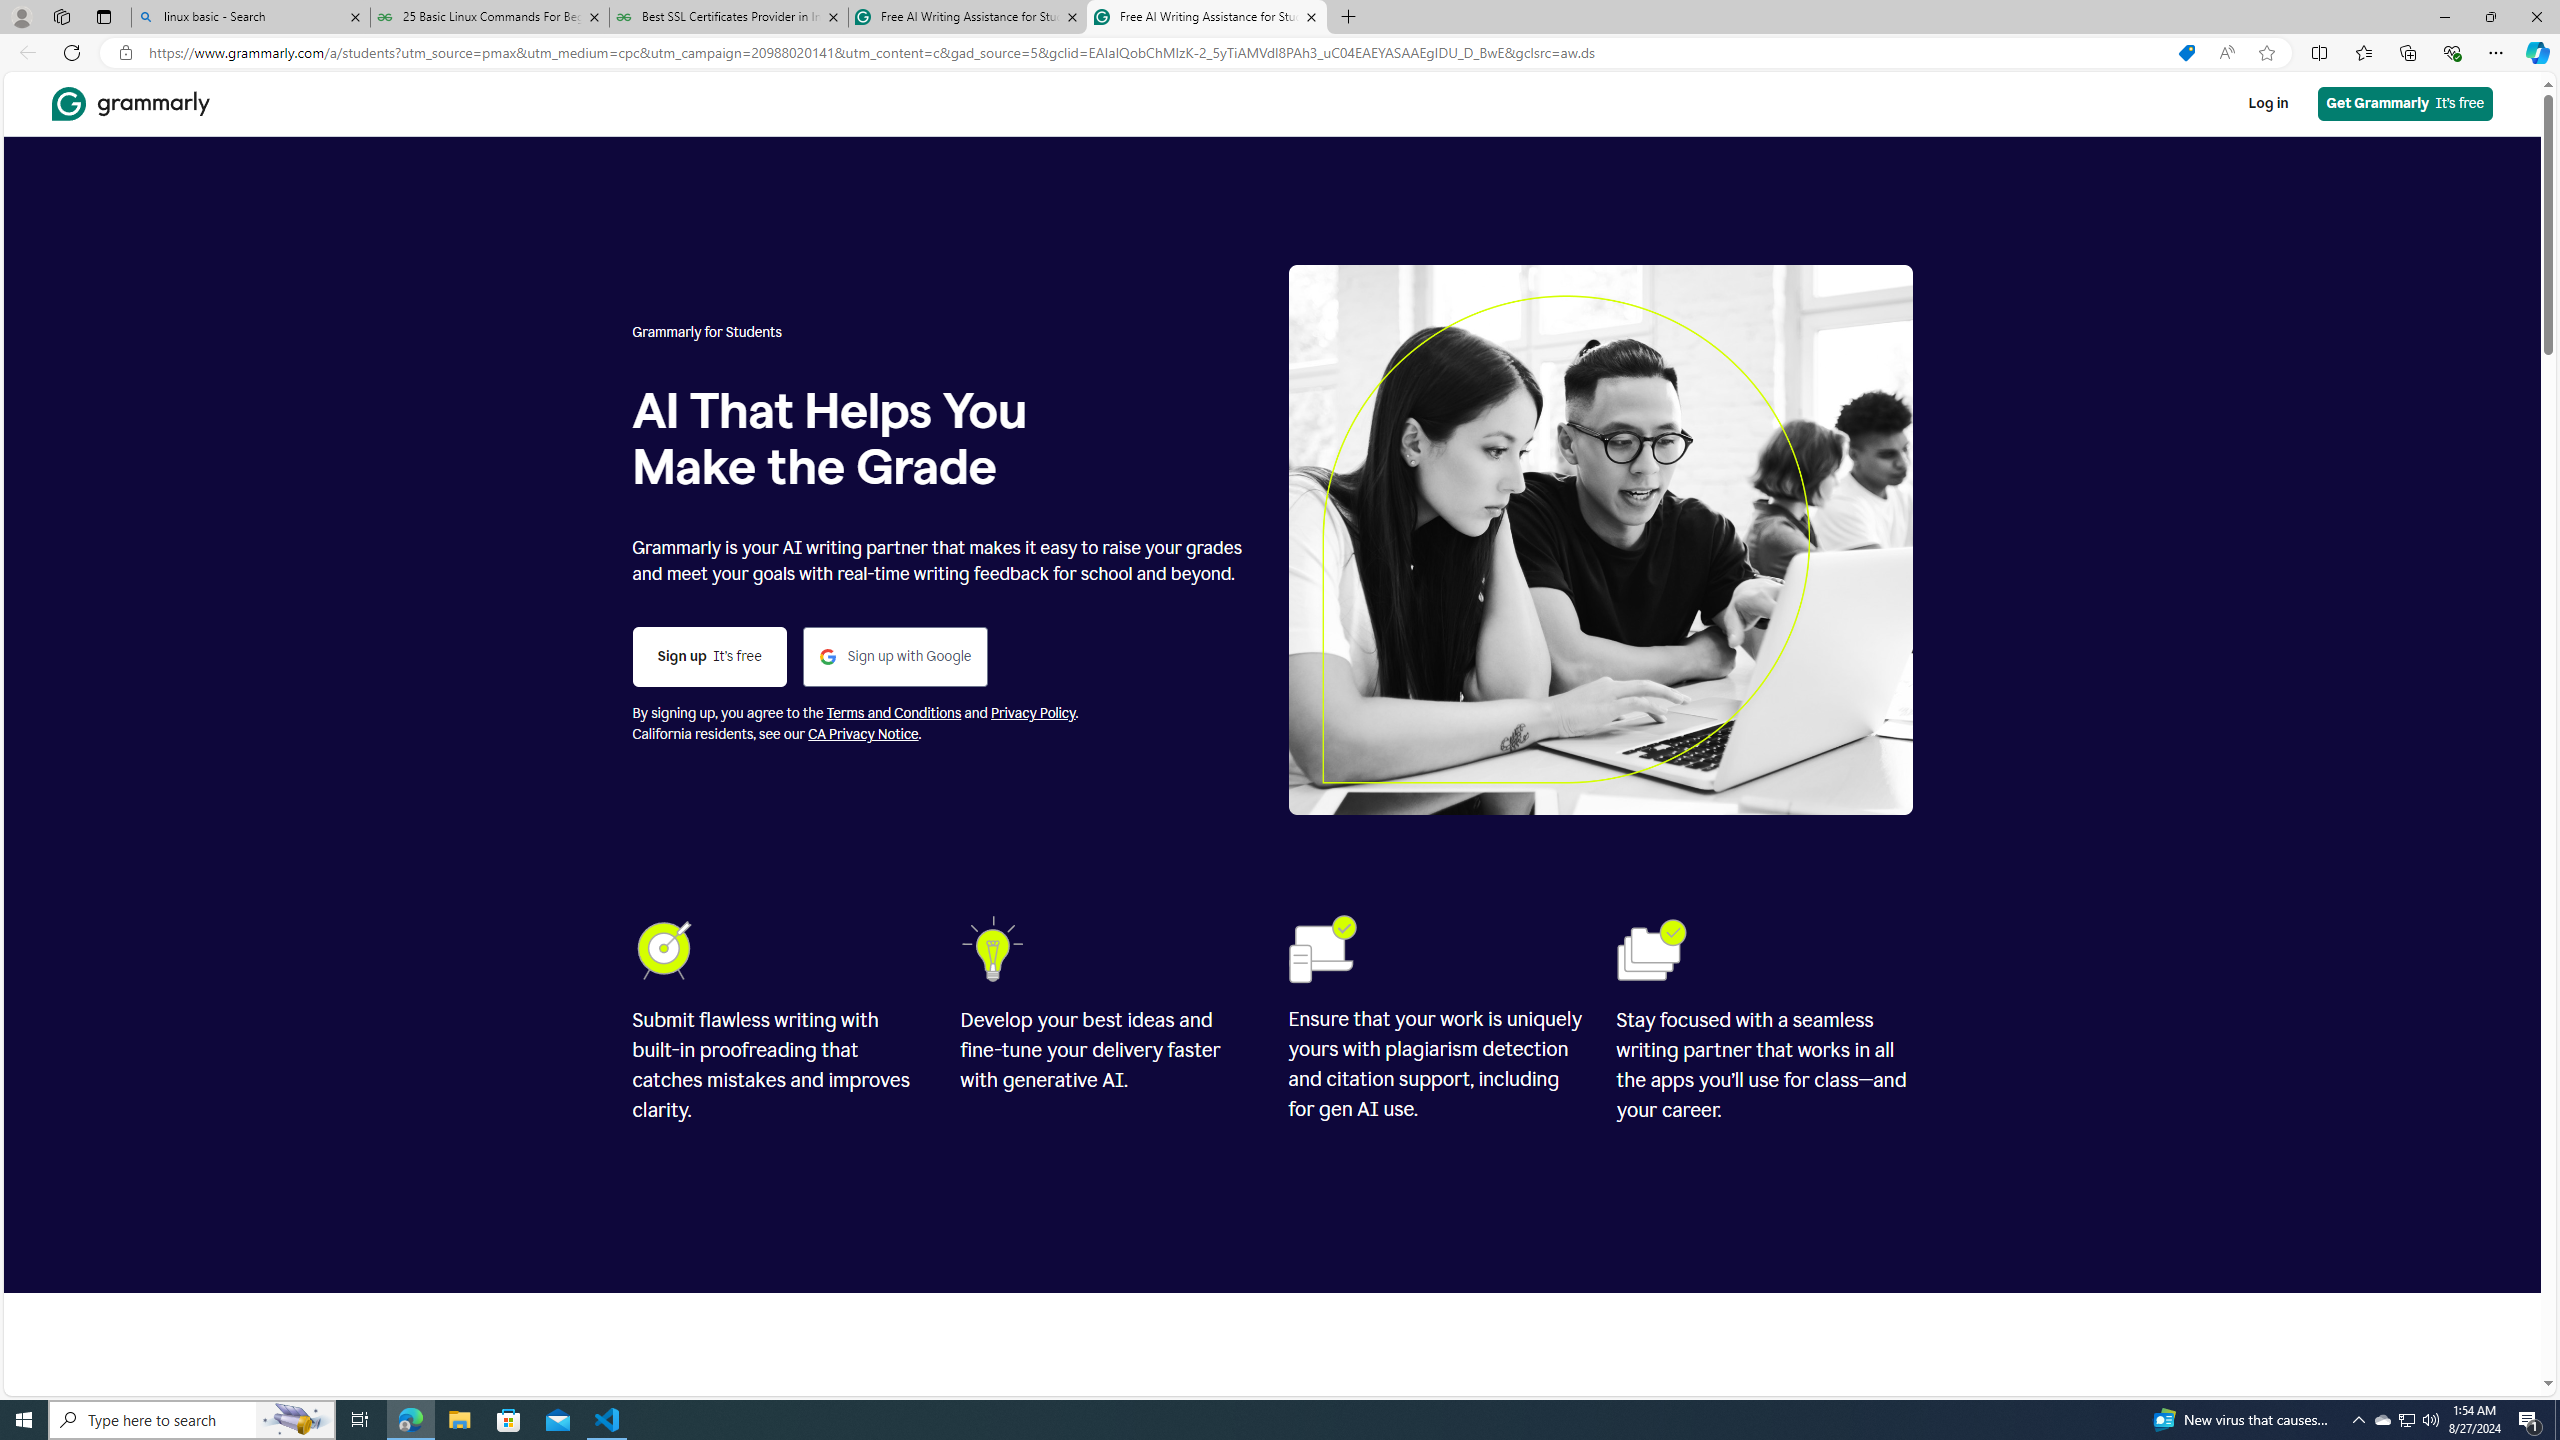 This screenshot has height=1440, width=2560. Describe the element at coordinates (1031, 713) in the screenshot. I see `'Privacy Policy'` at that location.